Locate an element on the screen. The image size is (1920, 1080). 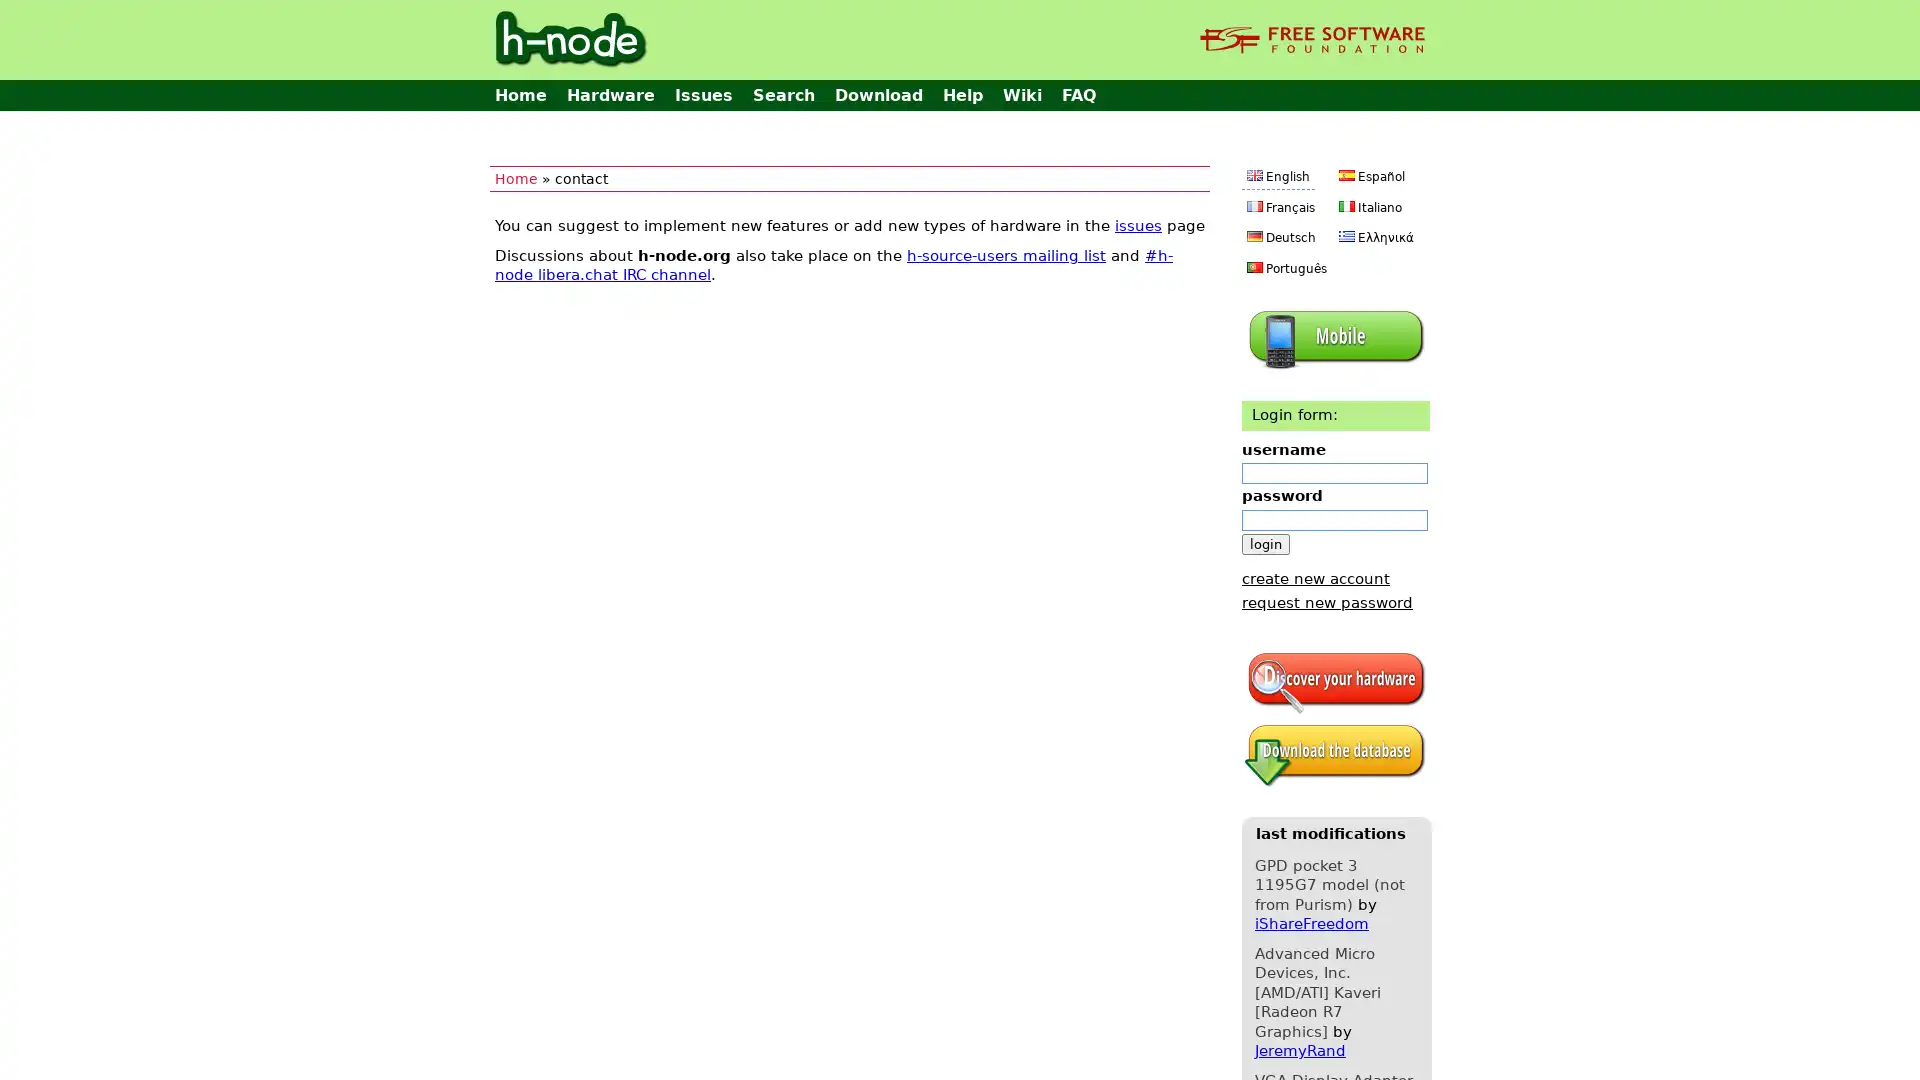
login is located at coordinates (1265, 543).